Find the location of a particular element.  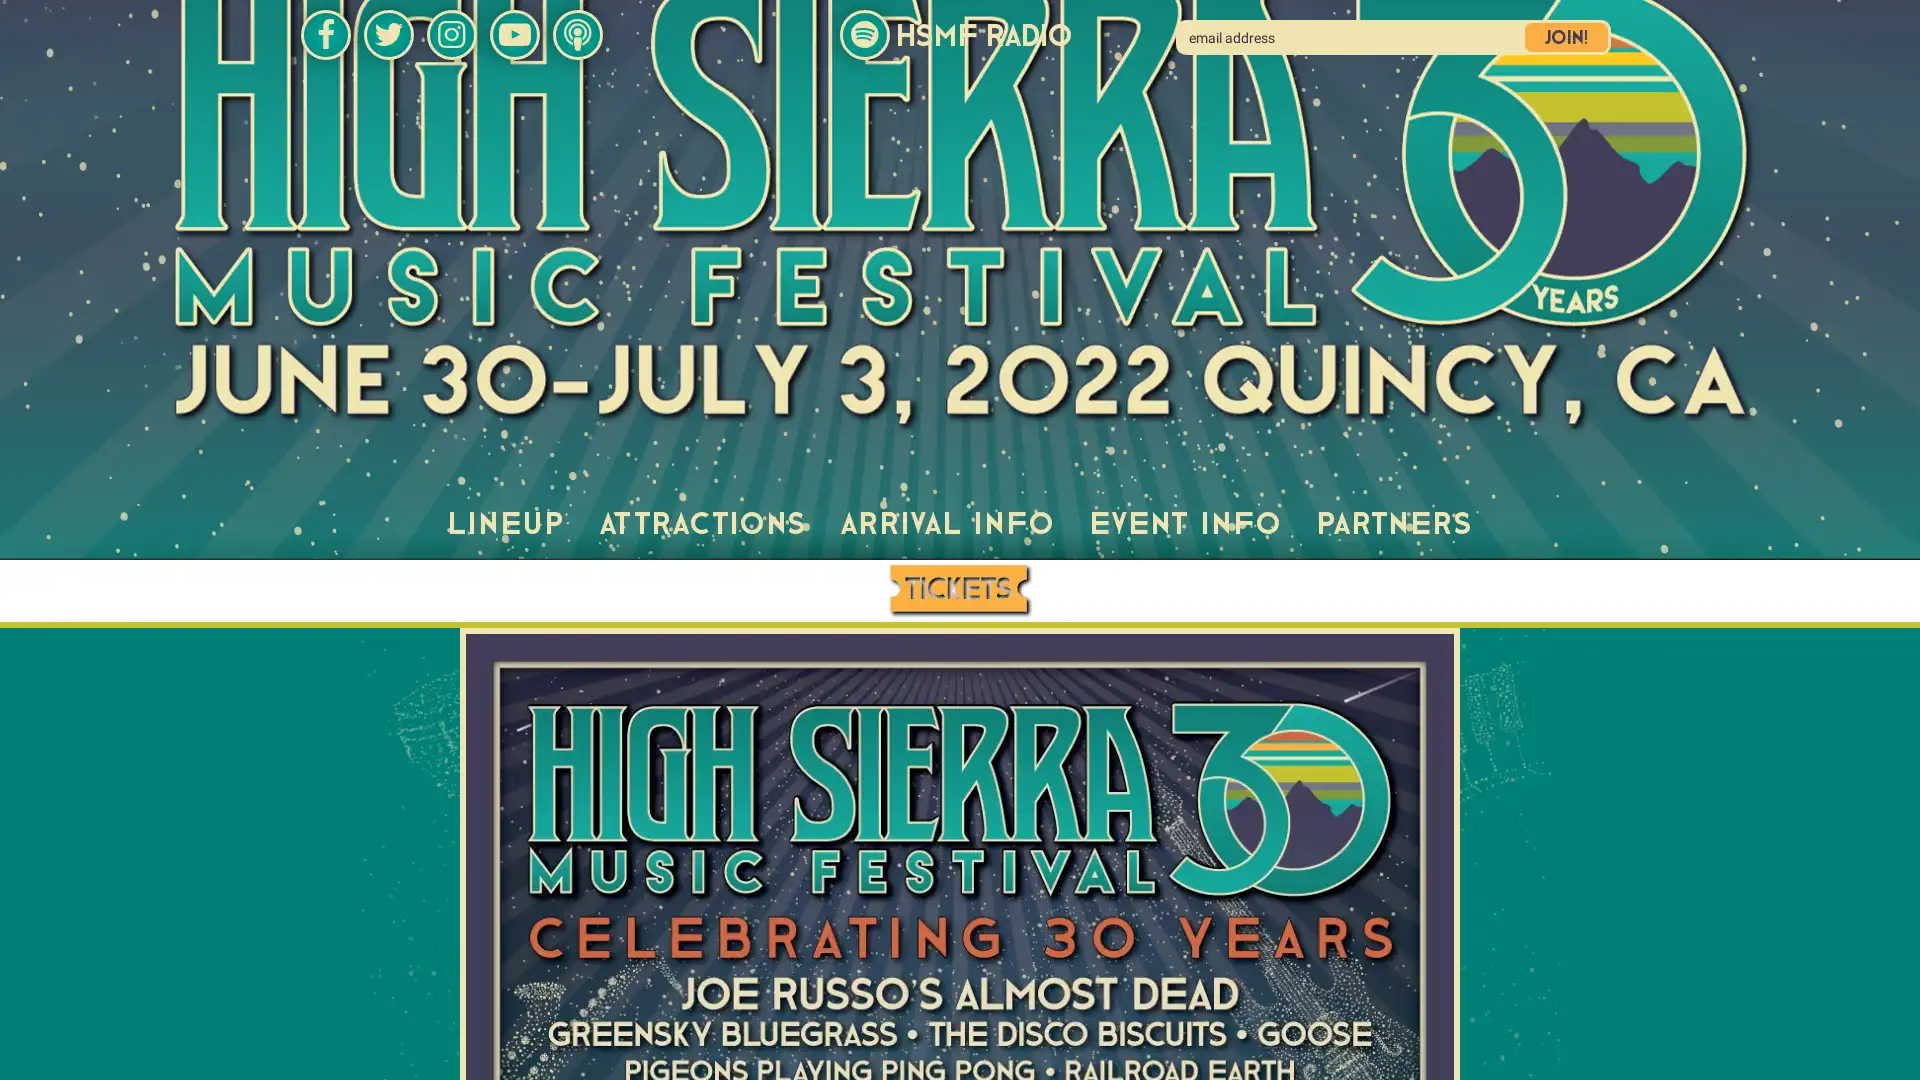

Join! is located at coordinates (1565, 37).